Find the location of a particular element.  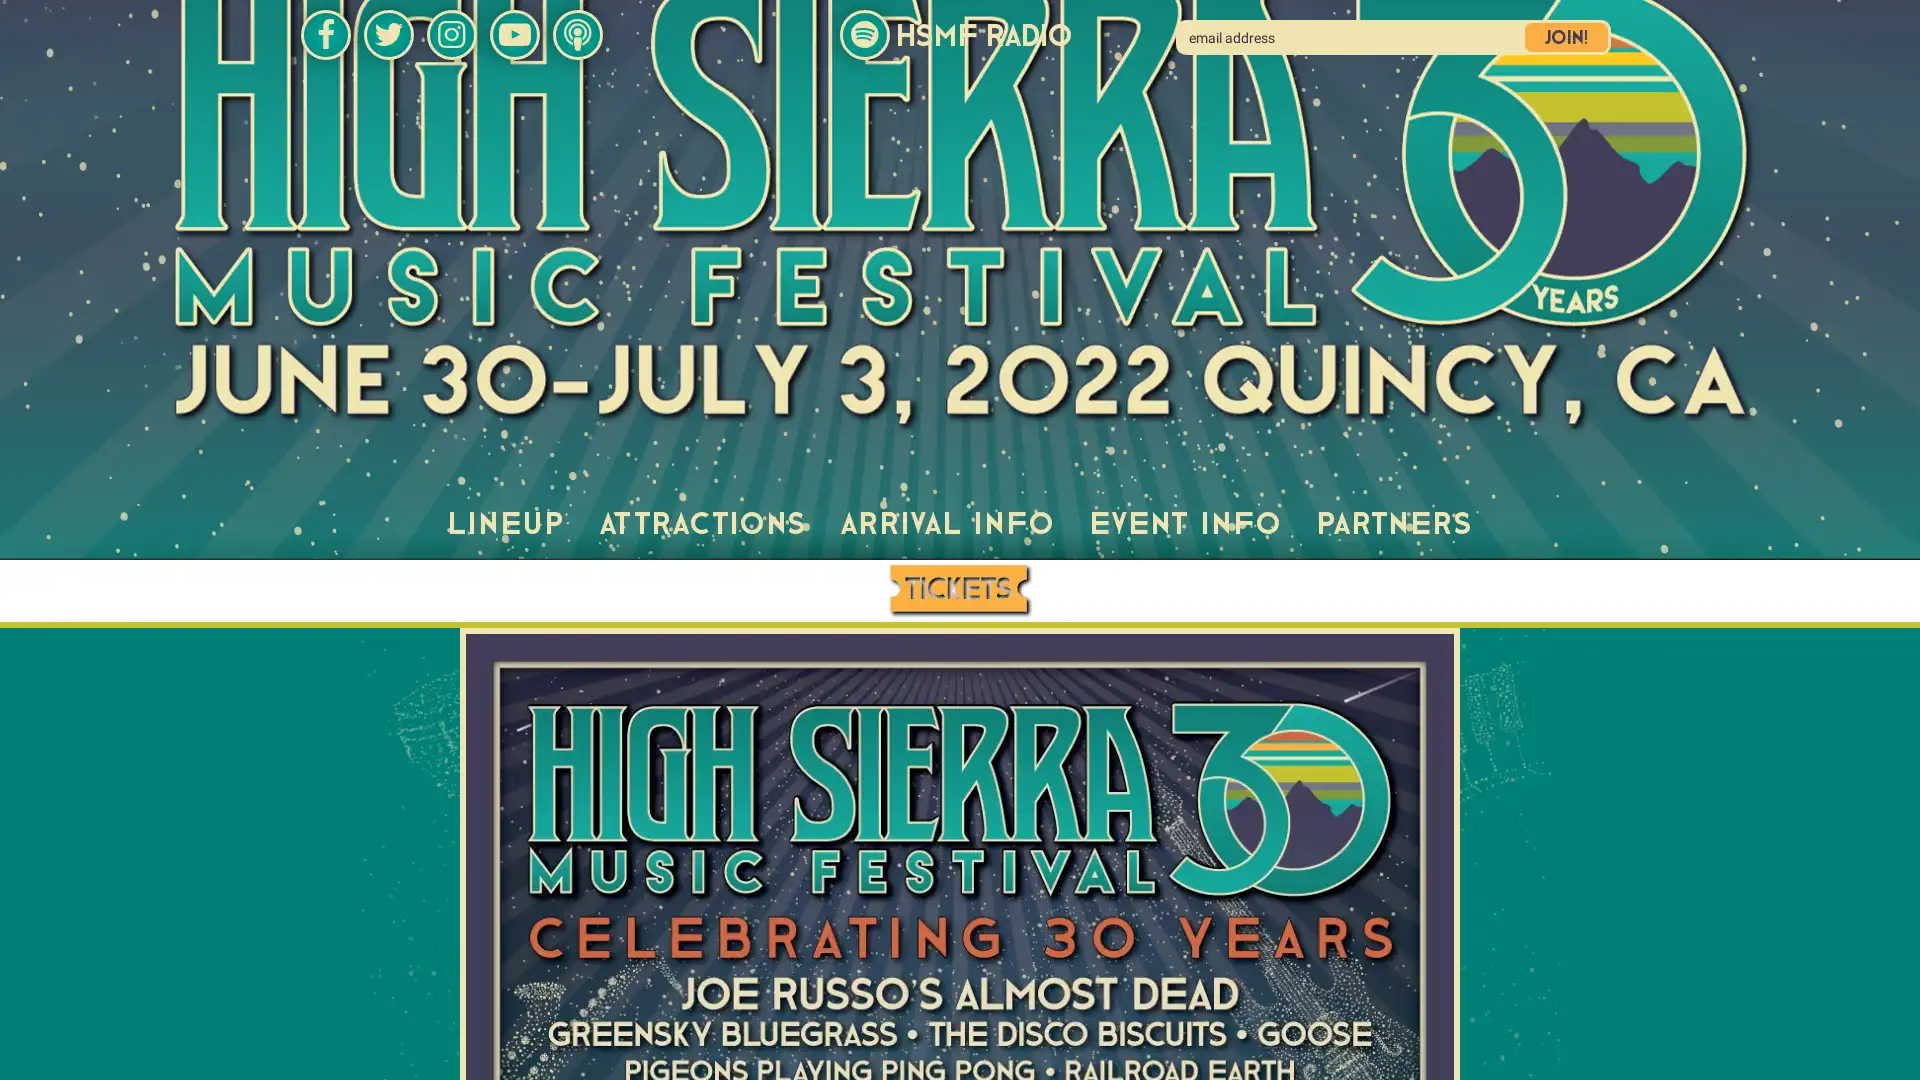

Join! is located at coordinates (1565, 37).